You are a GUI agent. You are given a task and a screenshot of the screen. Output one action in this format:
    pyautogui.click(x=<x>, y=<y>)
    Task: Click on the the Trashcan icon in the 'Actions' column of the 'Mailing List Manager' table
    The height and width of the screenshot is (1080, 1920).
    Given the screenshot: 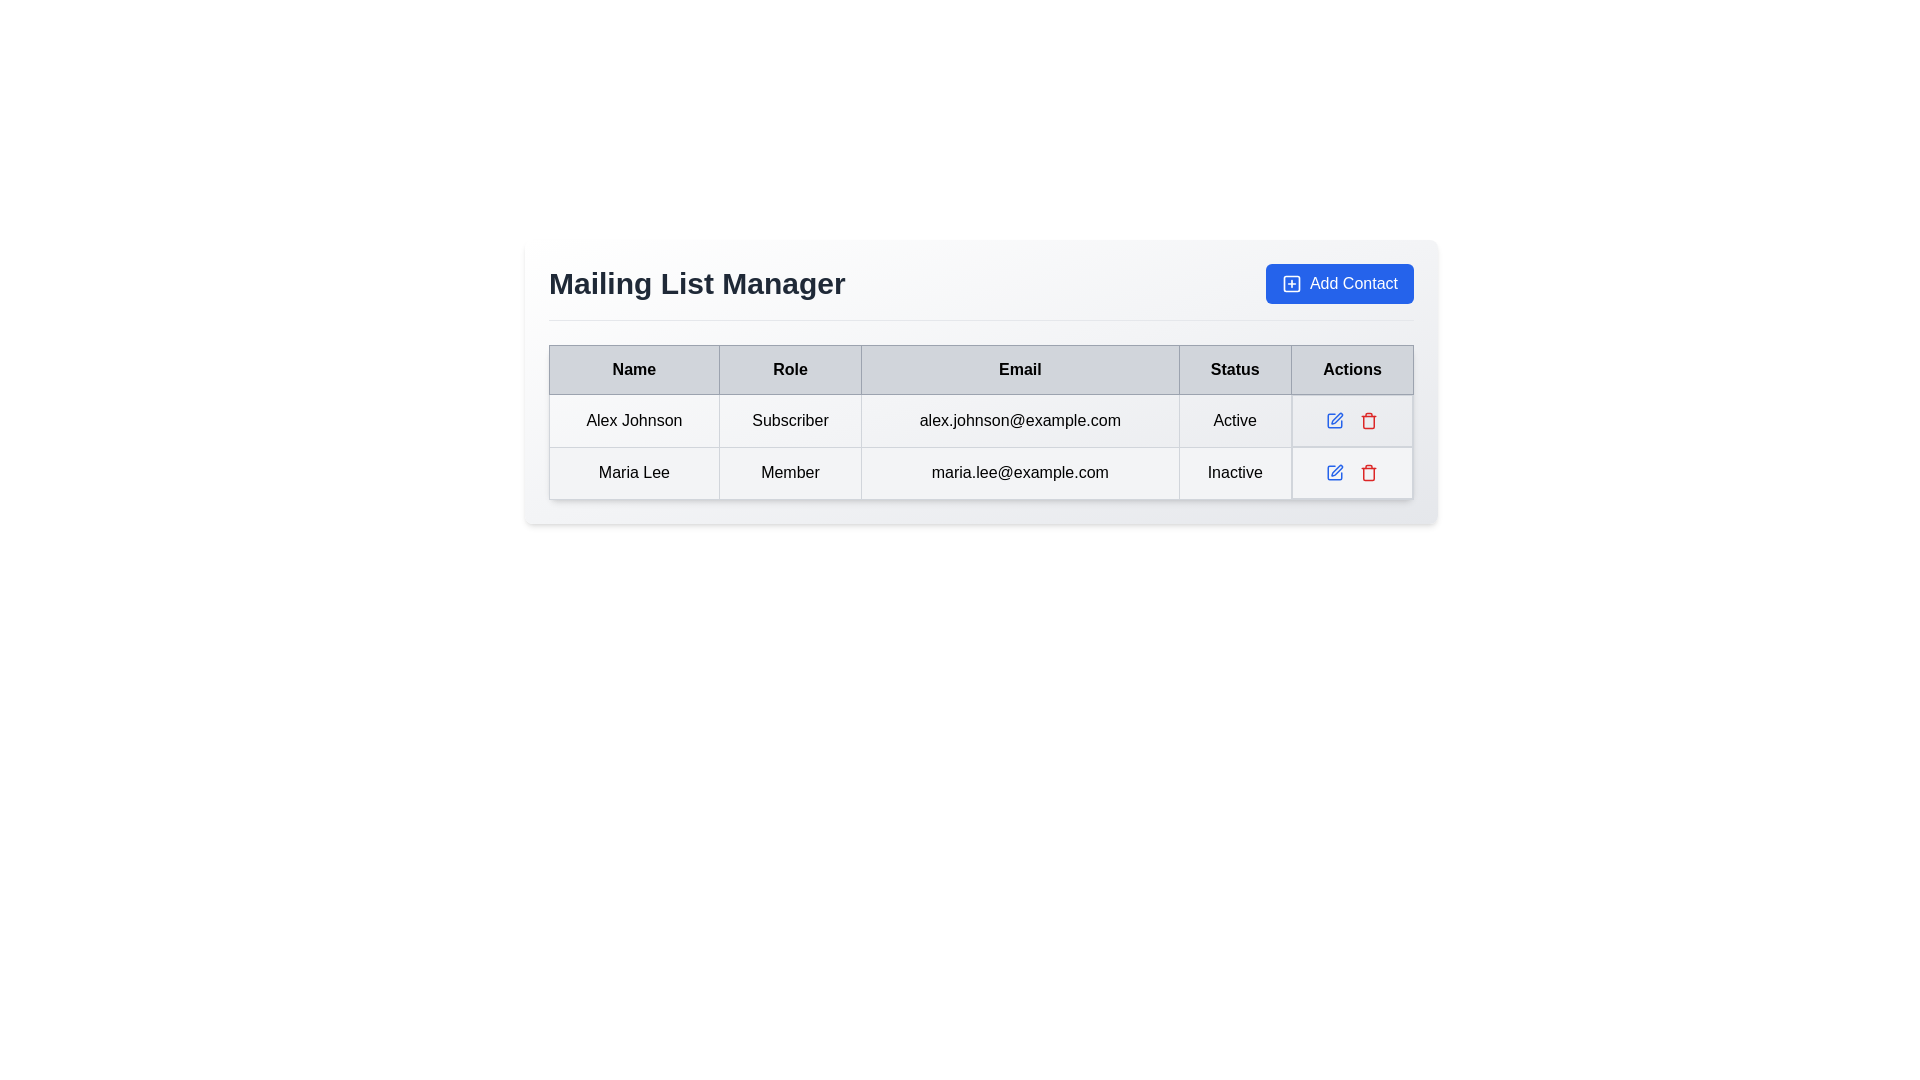 What is the action you would take?
    pyautogui.click(x=1368, y=473)
    